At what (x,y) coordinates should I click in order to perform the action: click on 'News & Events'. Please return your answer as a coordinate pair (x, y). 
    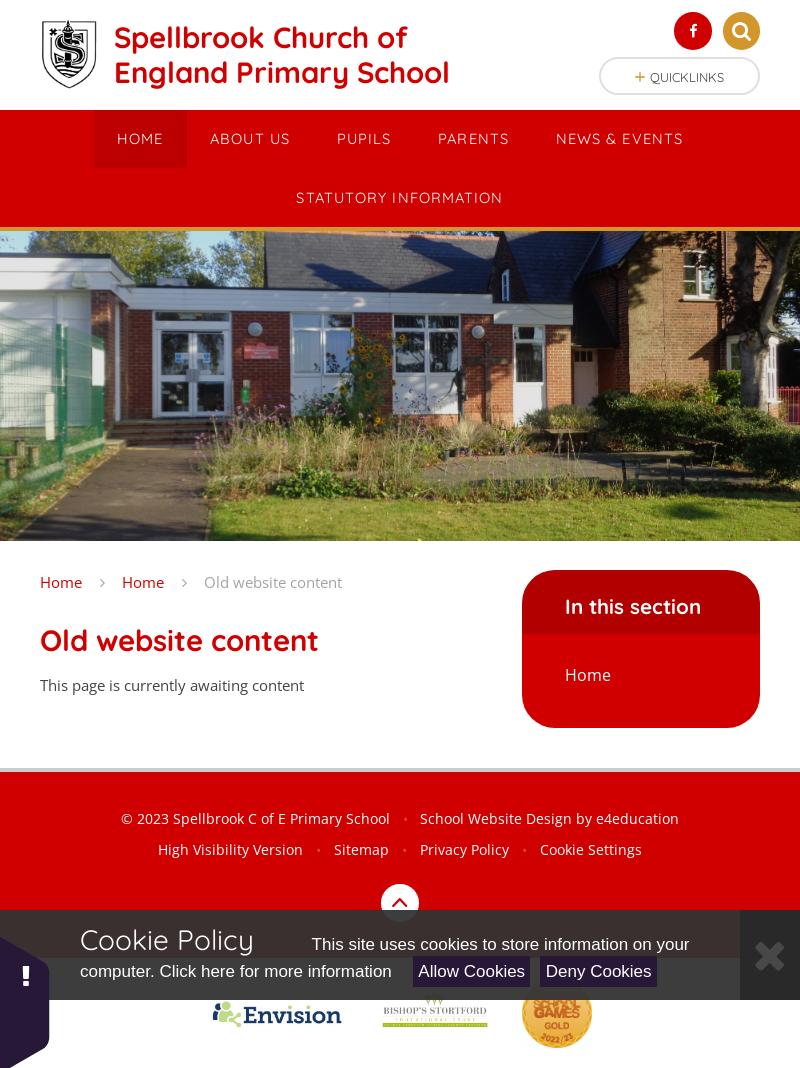
    Looking at the image, I should click on (618, 138).